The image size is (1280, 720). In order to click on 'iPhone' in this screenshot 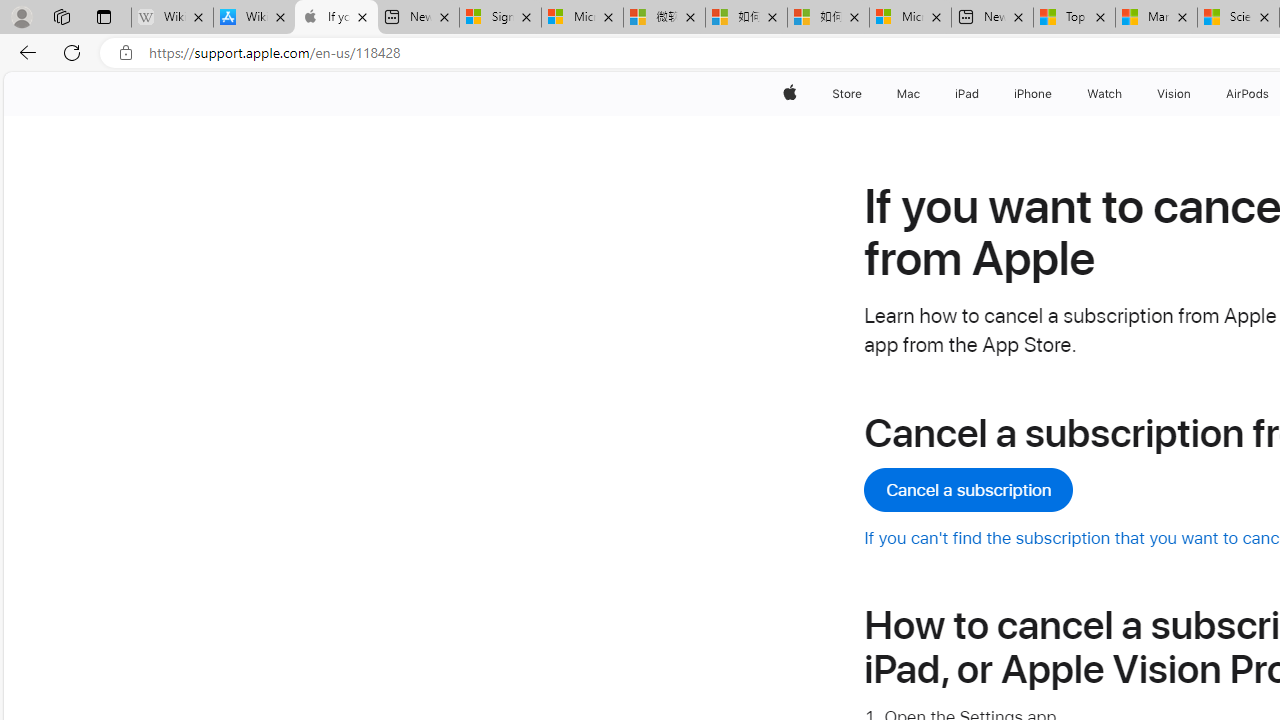, I will do `click(1033, 93)`.